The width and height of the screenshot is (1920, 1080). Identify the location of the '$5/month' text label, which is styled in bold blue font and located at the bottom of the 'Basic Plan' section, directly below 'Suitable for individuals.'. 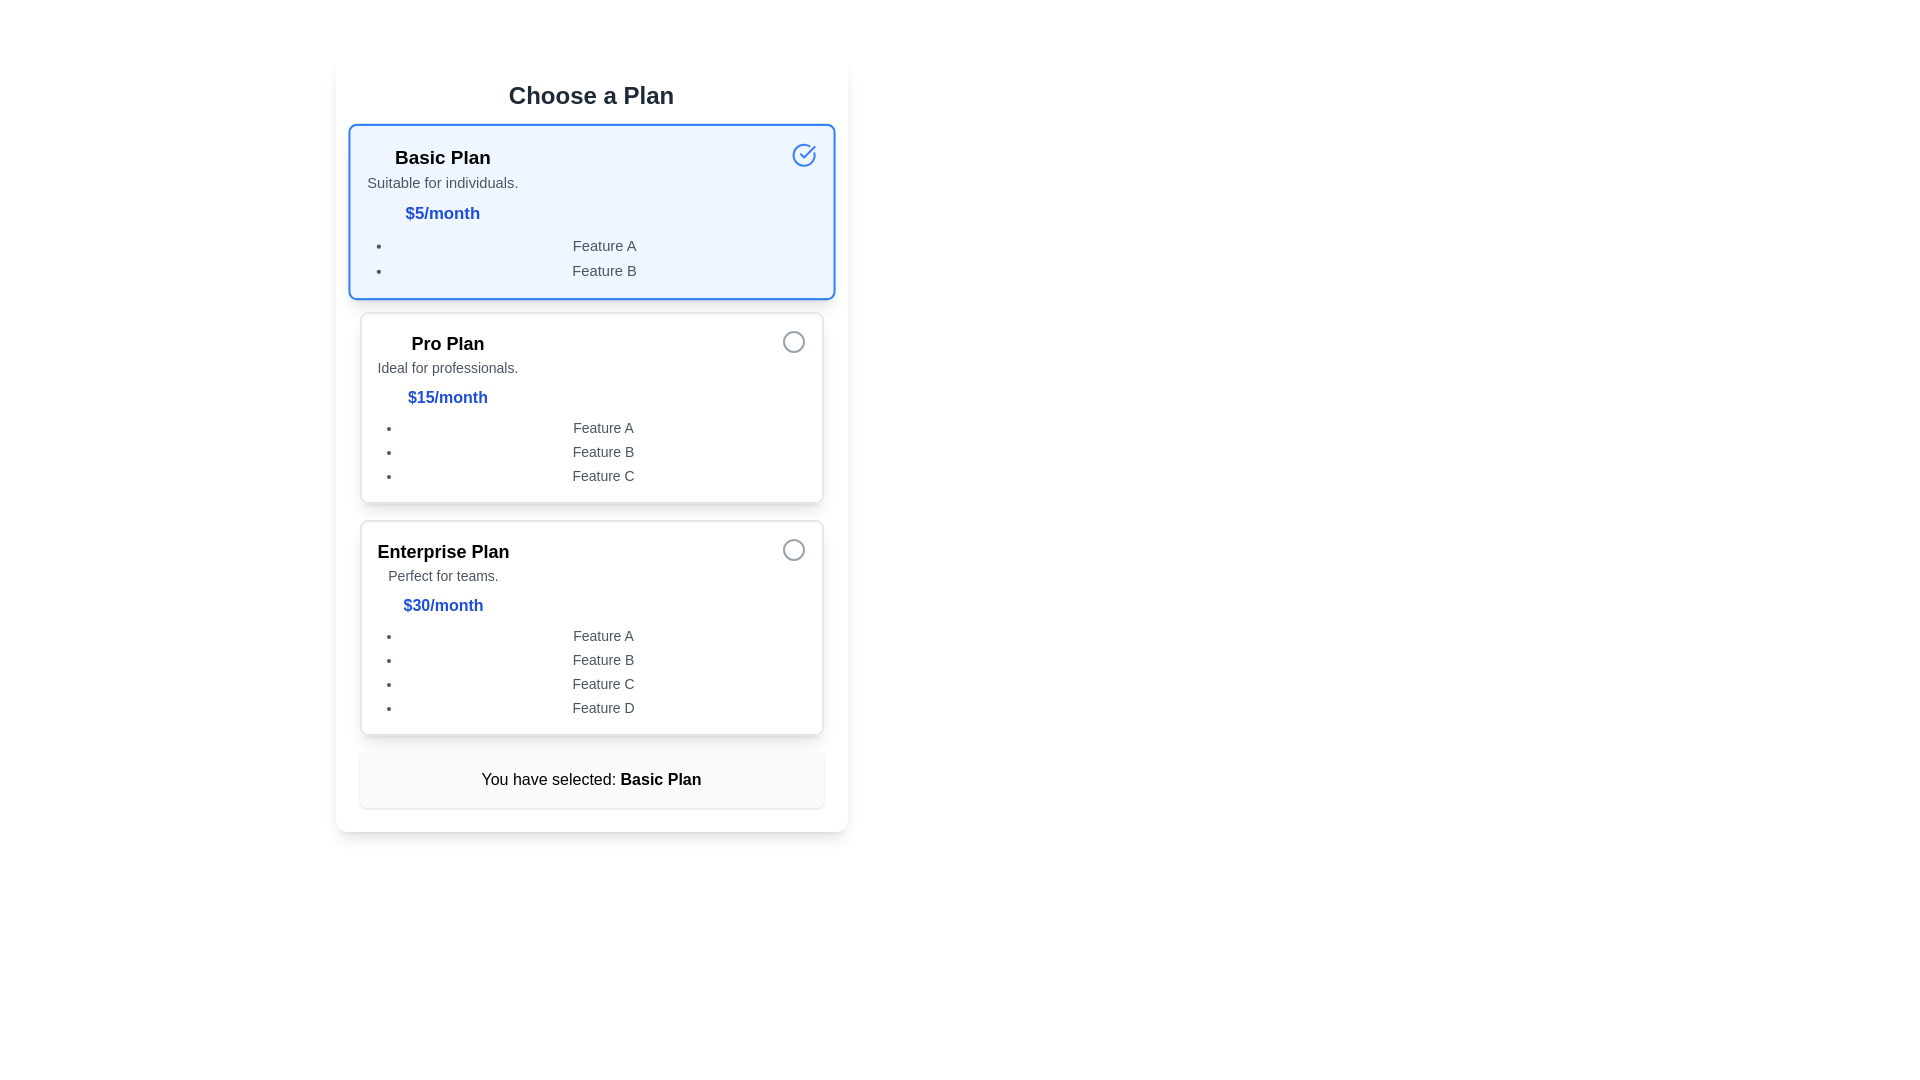
(441, 214).